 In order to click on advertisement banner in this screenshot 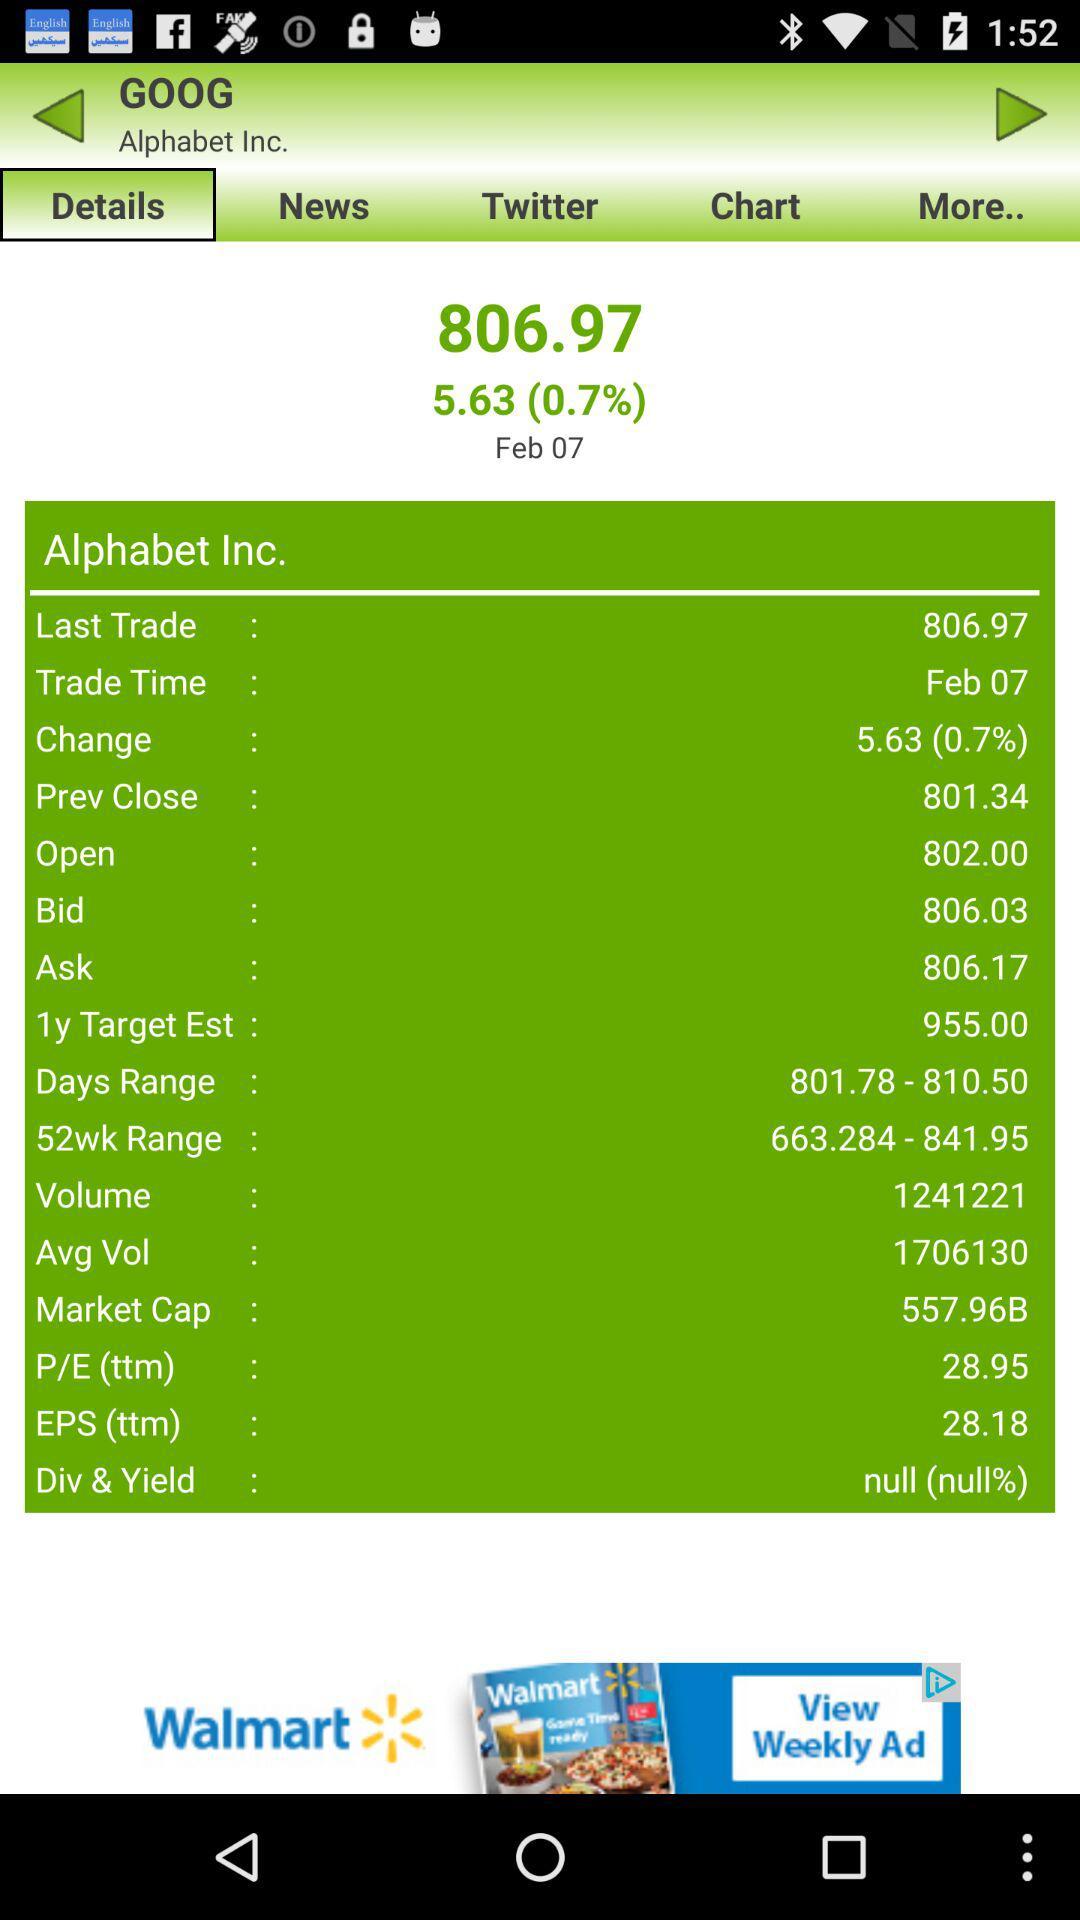, I will do `click(540, 1727)`.